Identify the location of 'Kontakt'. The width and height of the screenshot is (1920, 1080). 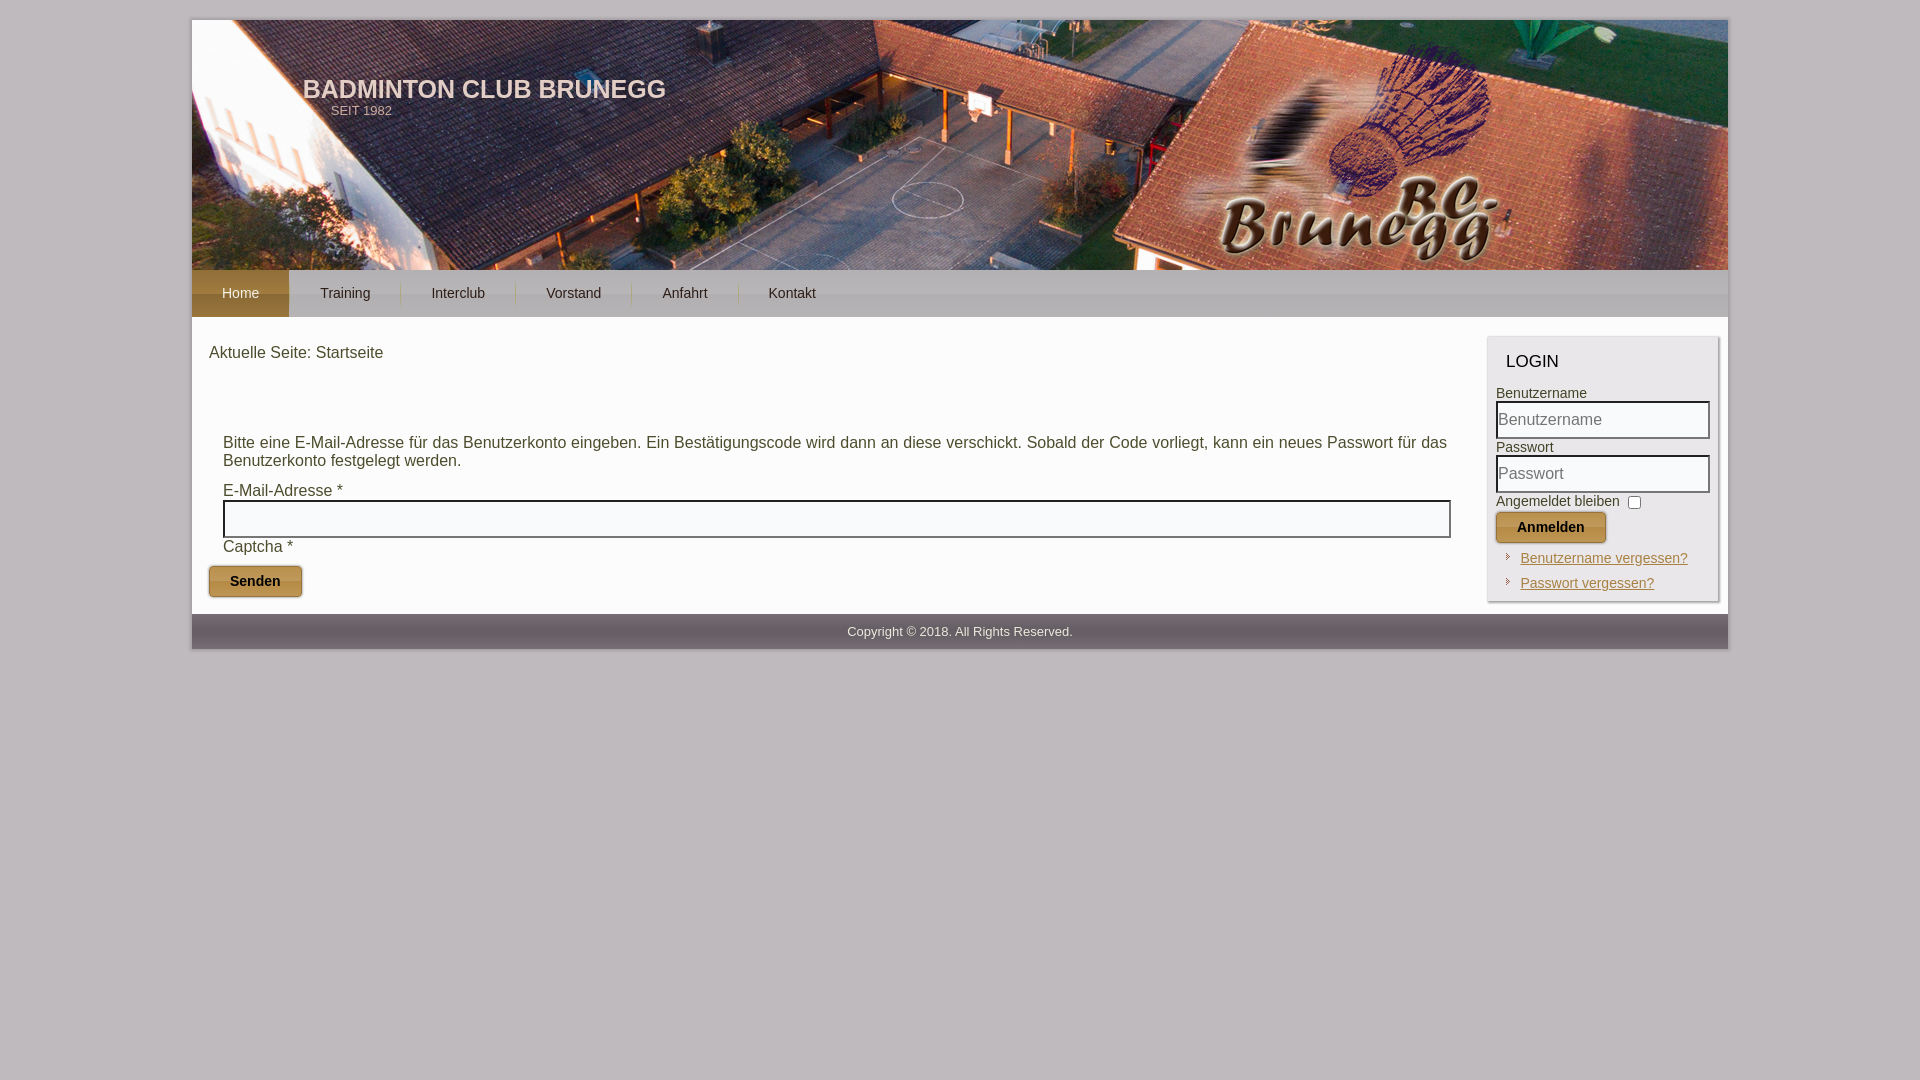
(791, 293).